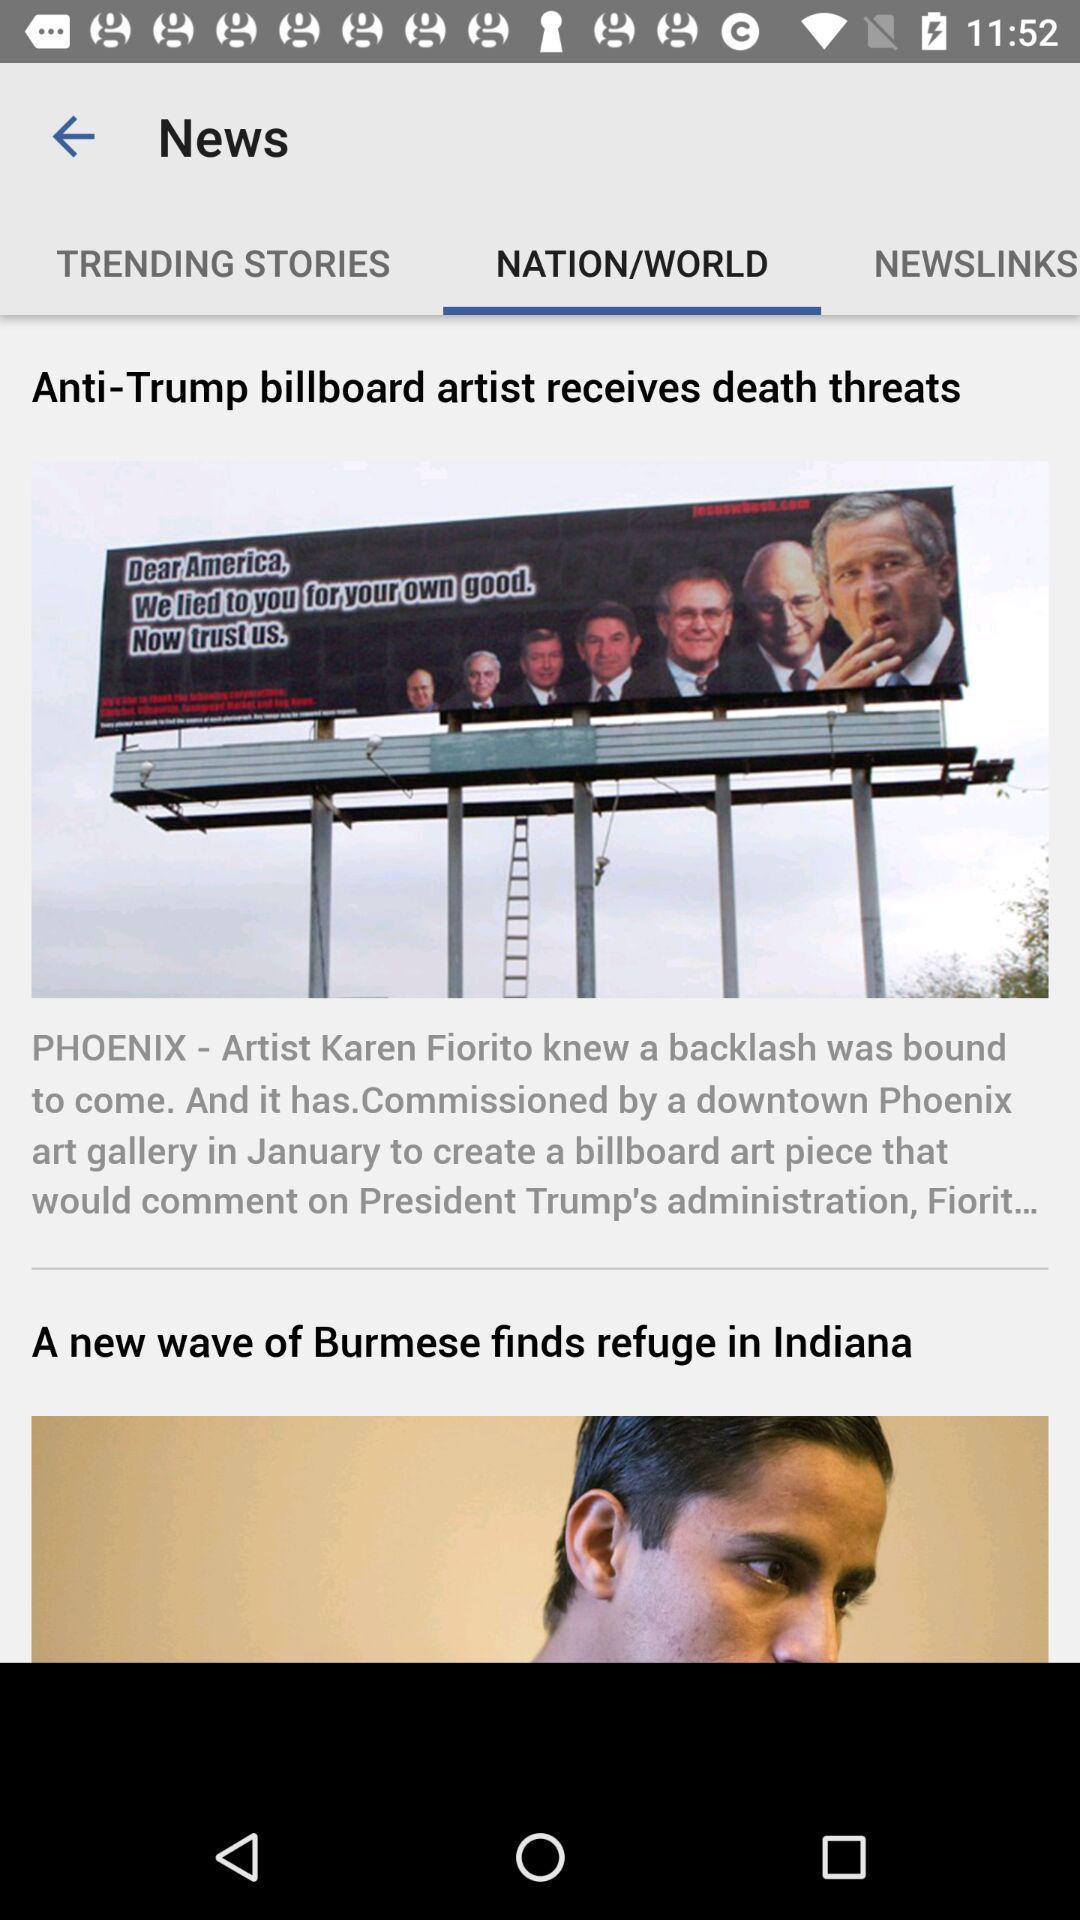 The width and height of the screenshot is (1080, 1920). What do you see at coordinates (72, 135) in the screenshot?
I see `app next to the news` at bounding box center [72, 135].